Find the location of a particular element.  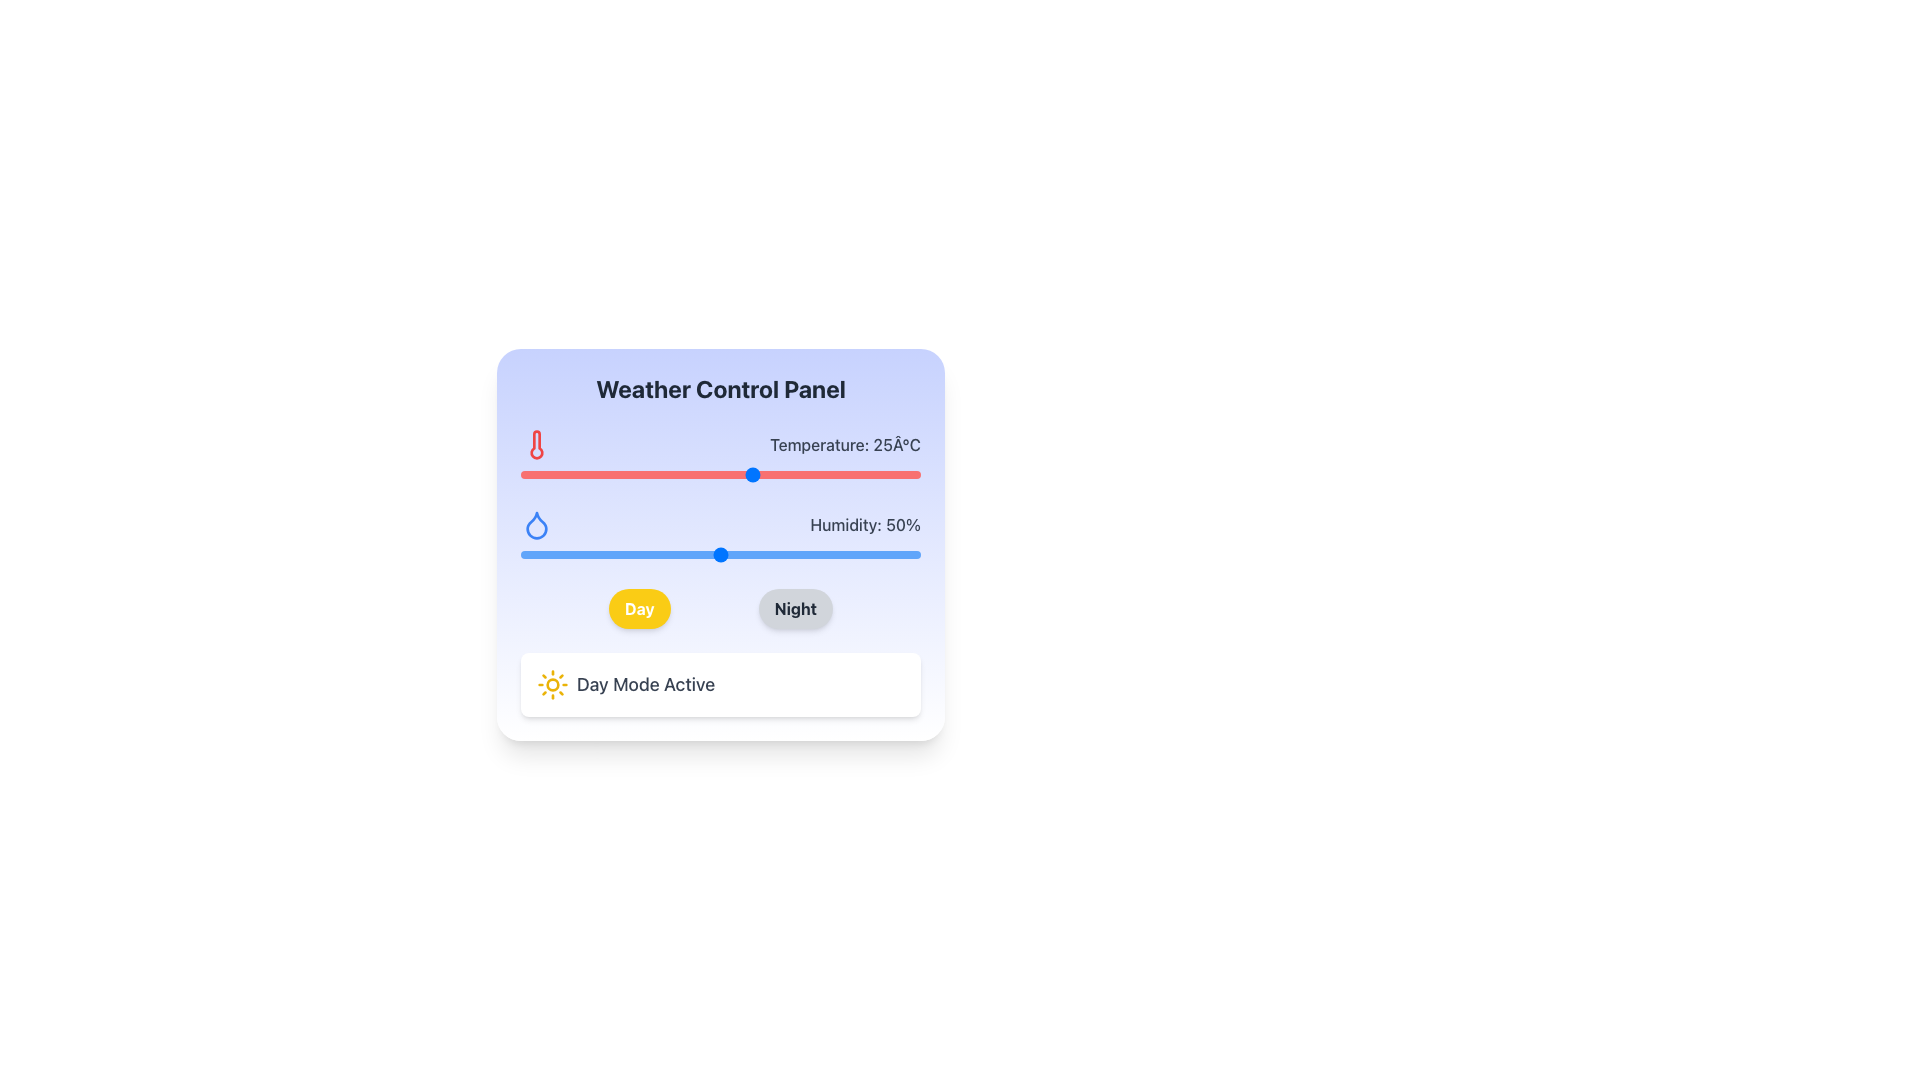

the temperature is located at coordinates (807, 474).